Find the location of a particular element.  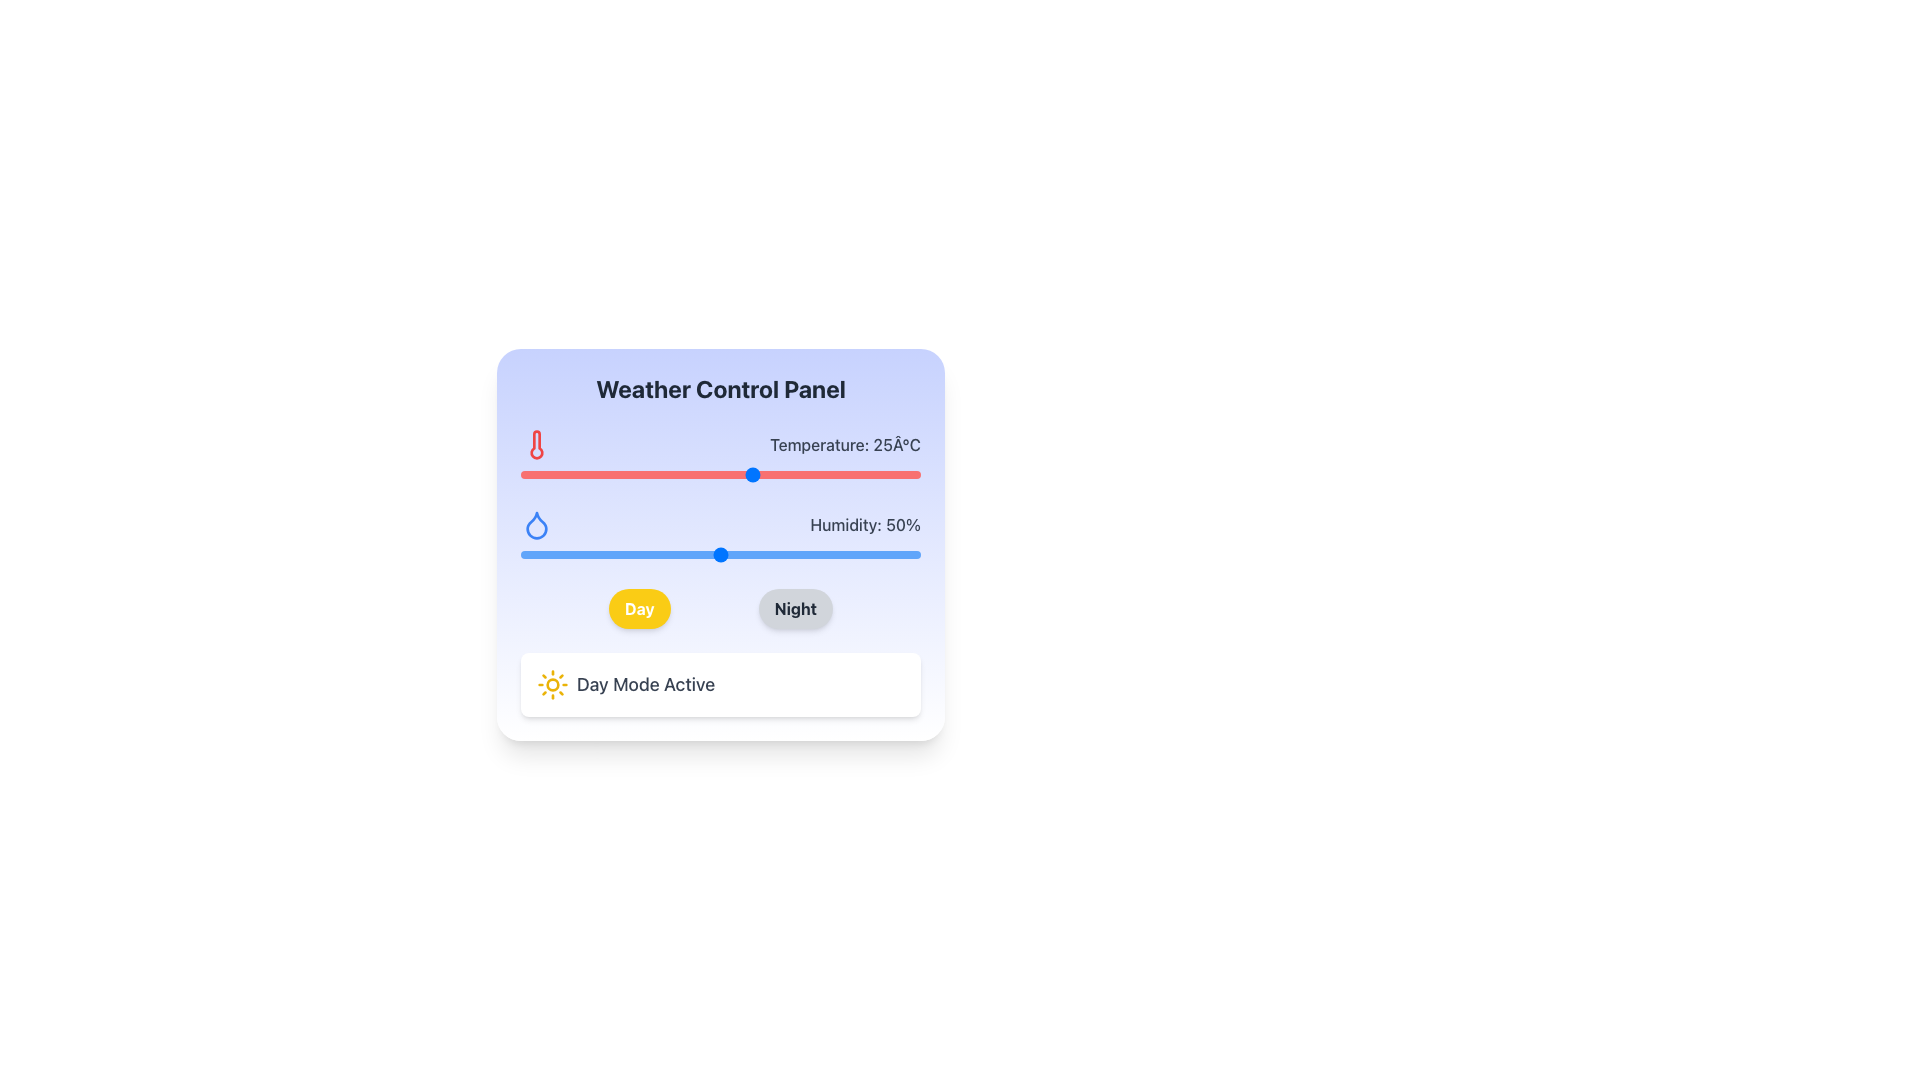

the temperature is located at coordinates (807, 474).